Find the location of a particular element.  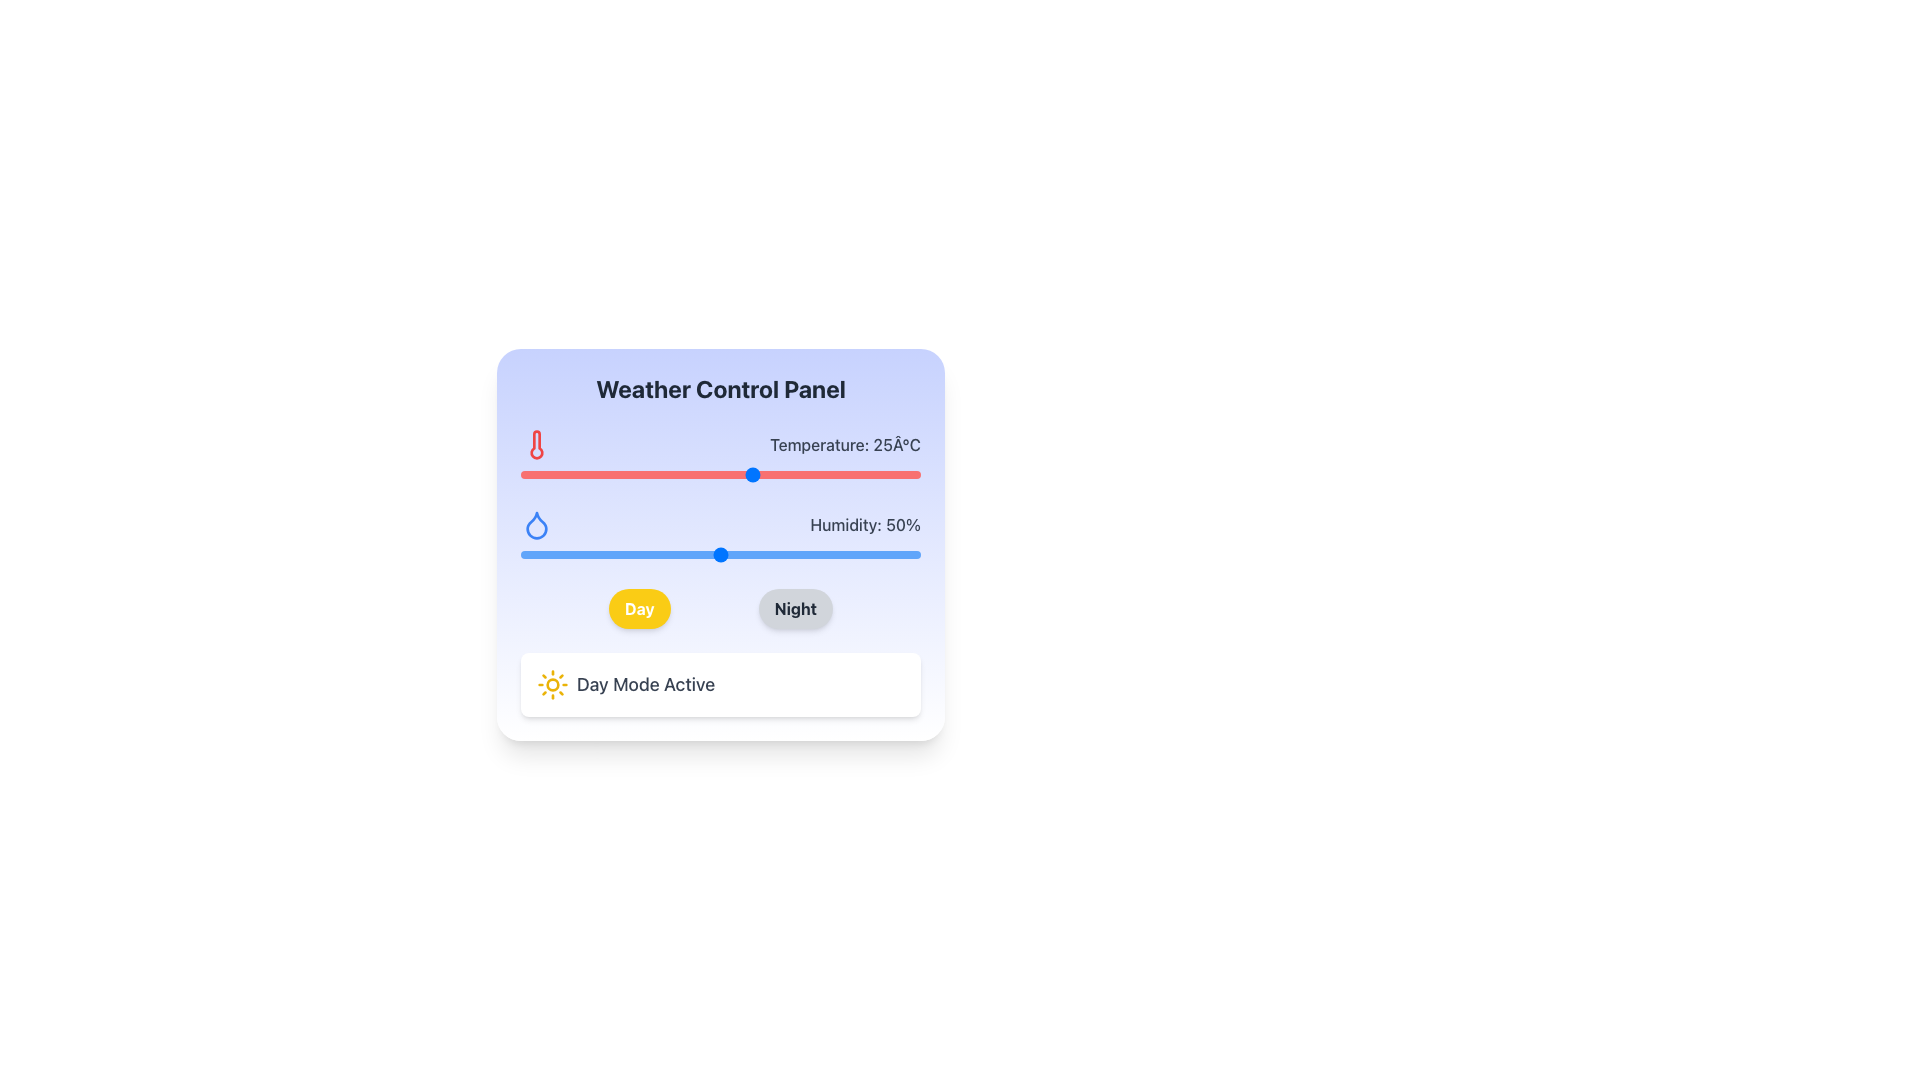

the temperature is located at coordinates (807, 474).